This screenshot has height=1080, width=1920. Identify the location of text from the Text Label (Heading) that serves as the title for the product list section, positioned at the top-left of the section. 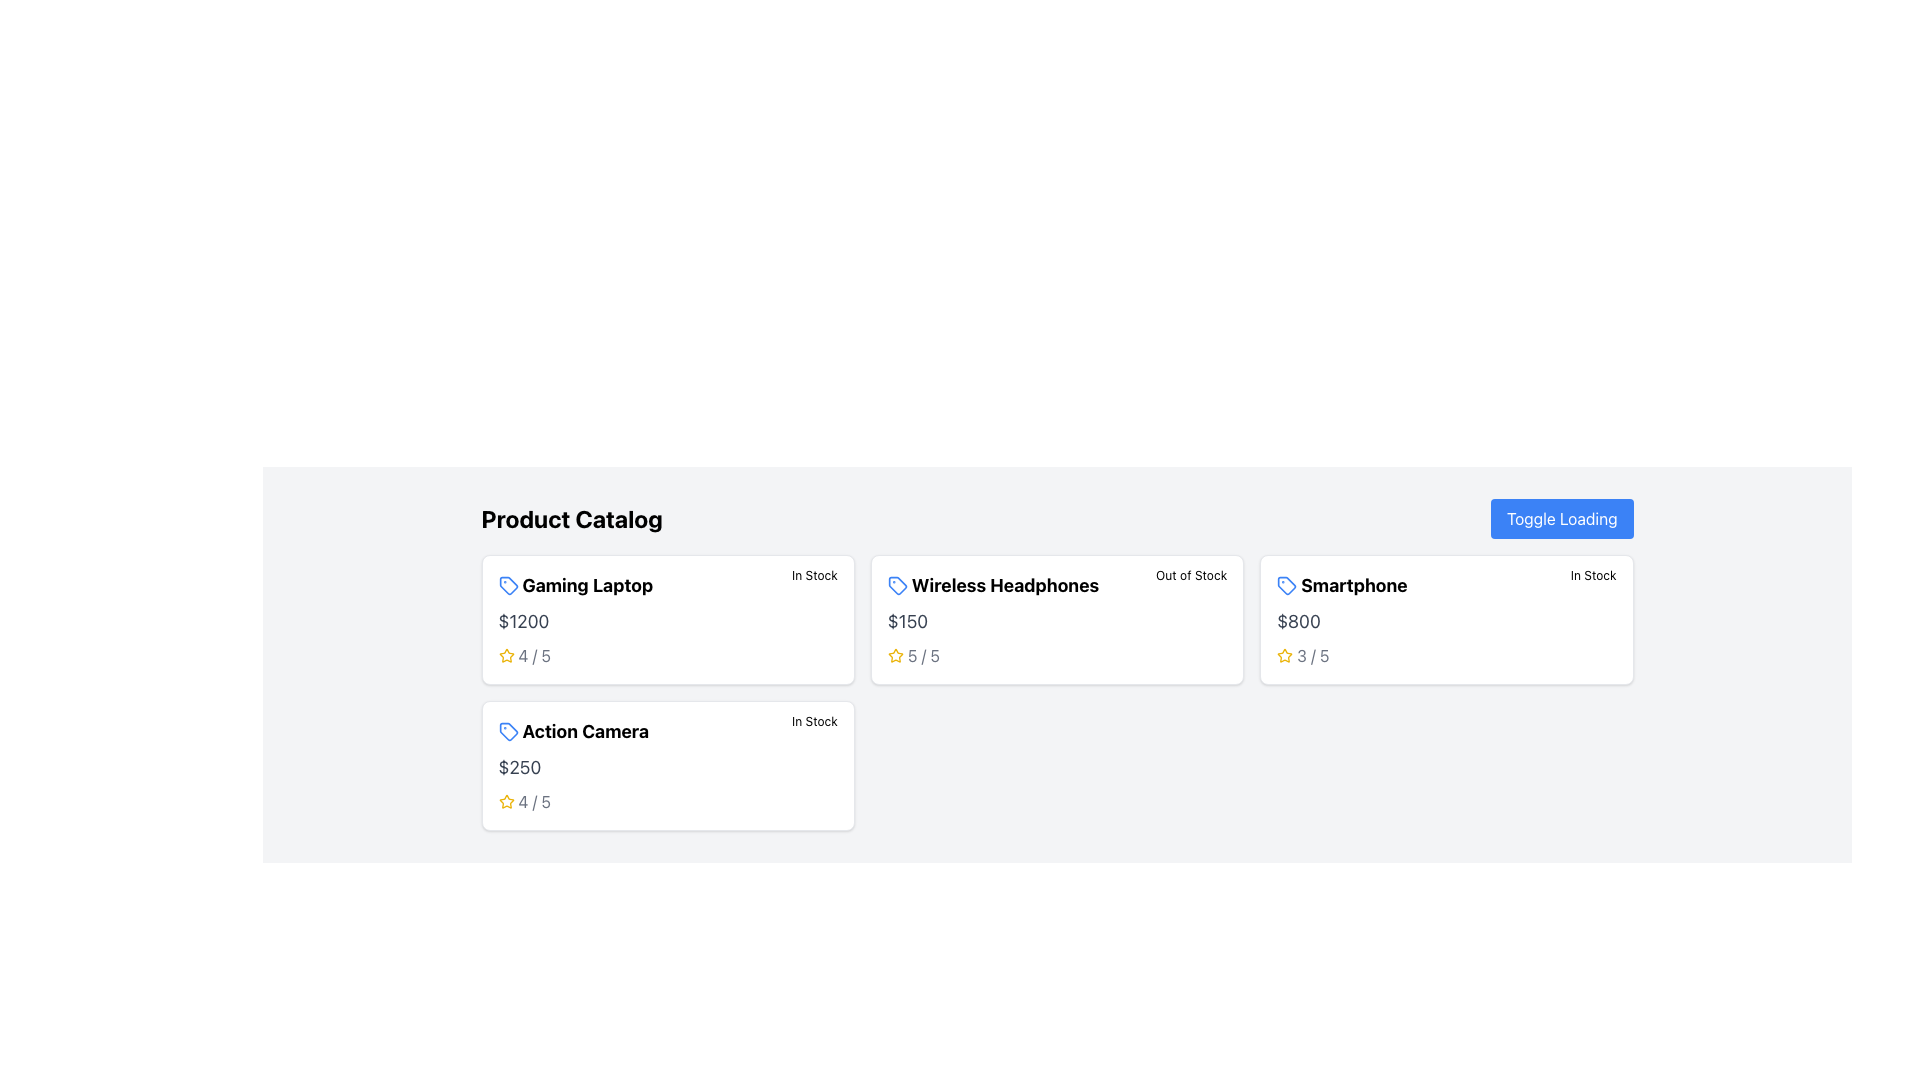
(571, 518).